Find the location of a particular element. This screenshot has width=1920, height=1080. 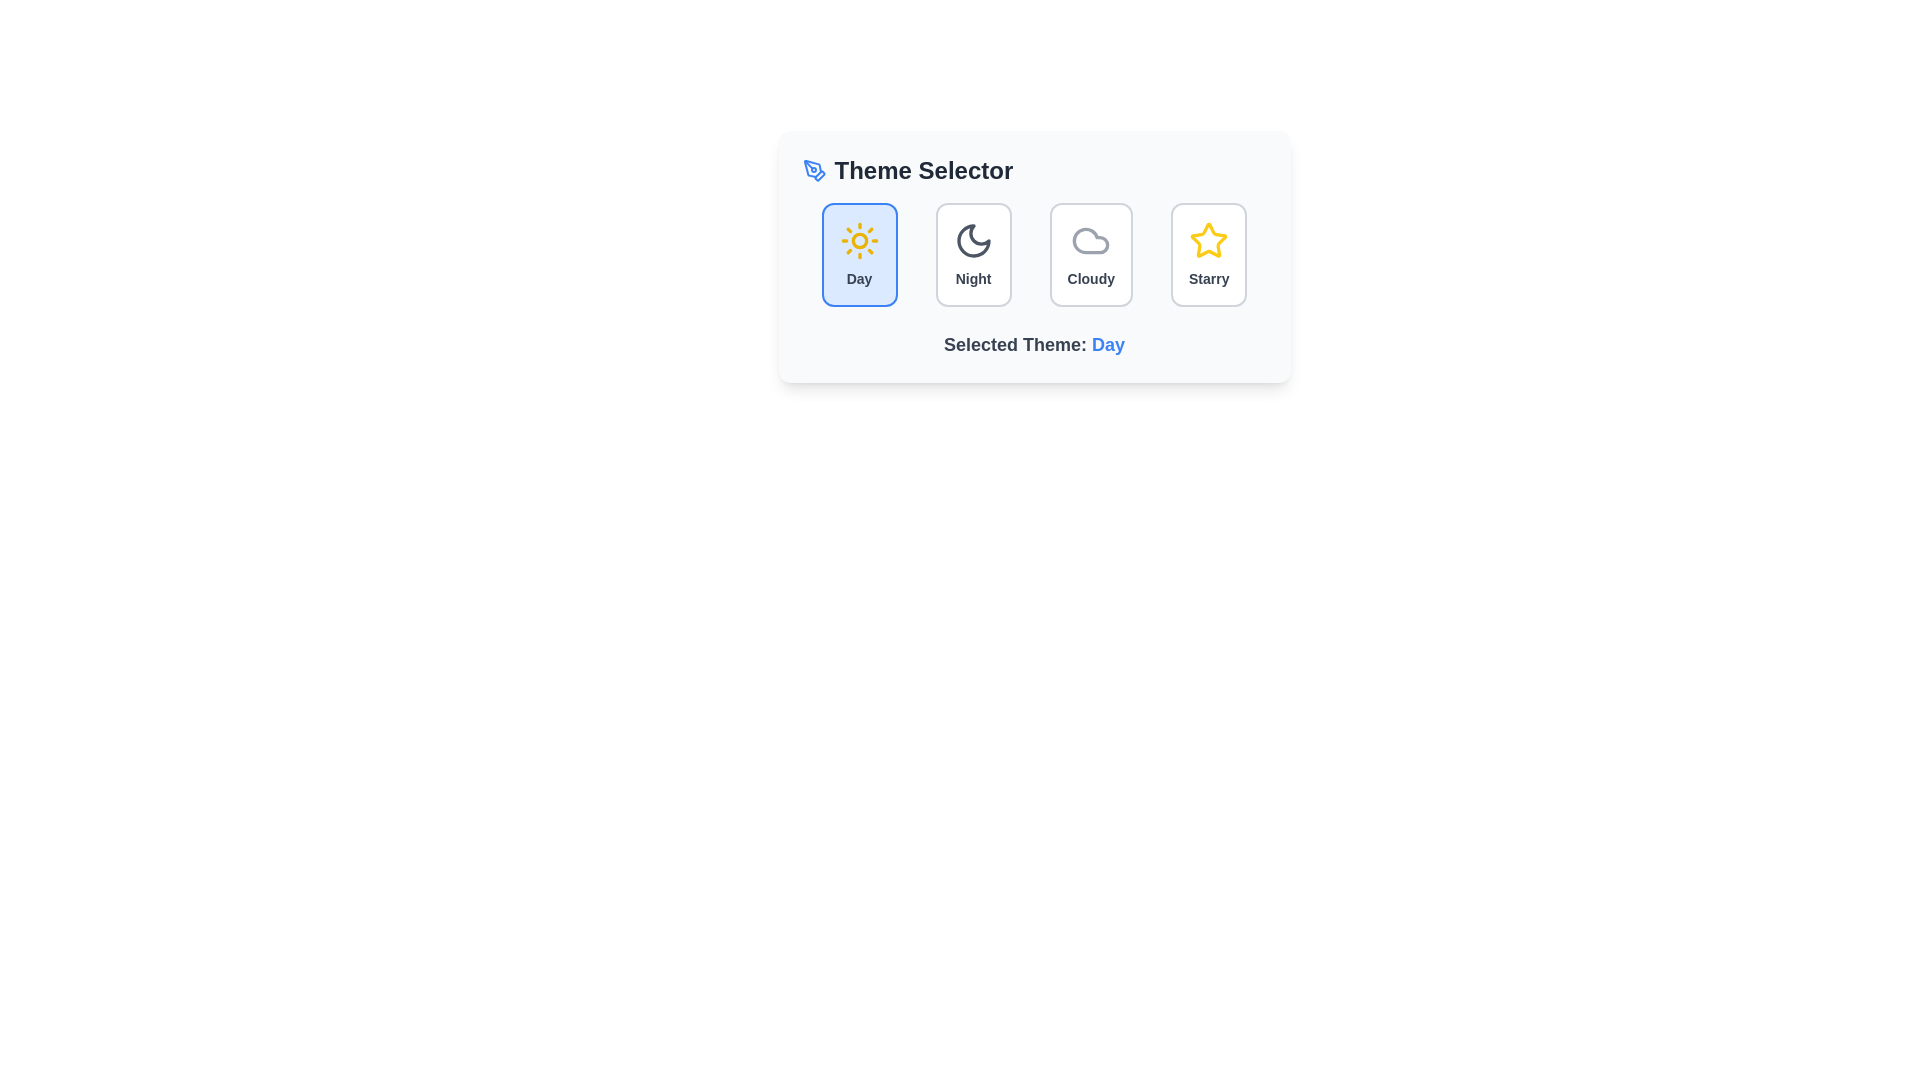

the static text label displaying 'Cloudy', which is bold and gray, located below a cloud icon in the third option group of theme selection is located at coordinates (1090, 278).